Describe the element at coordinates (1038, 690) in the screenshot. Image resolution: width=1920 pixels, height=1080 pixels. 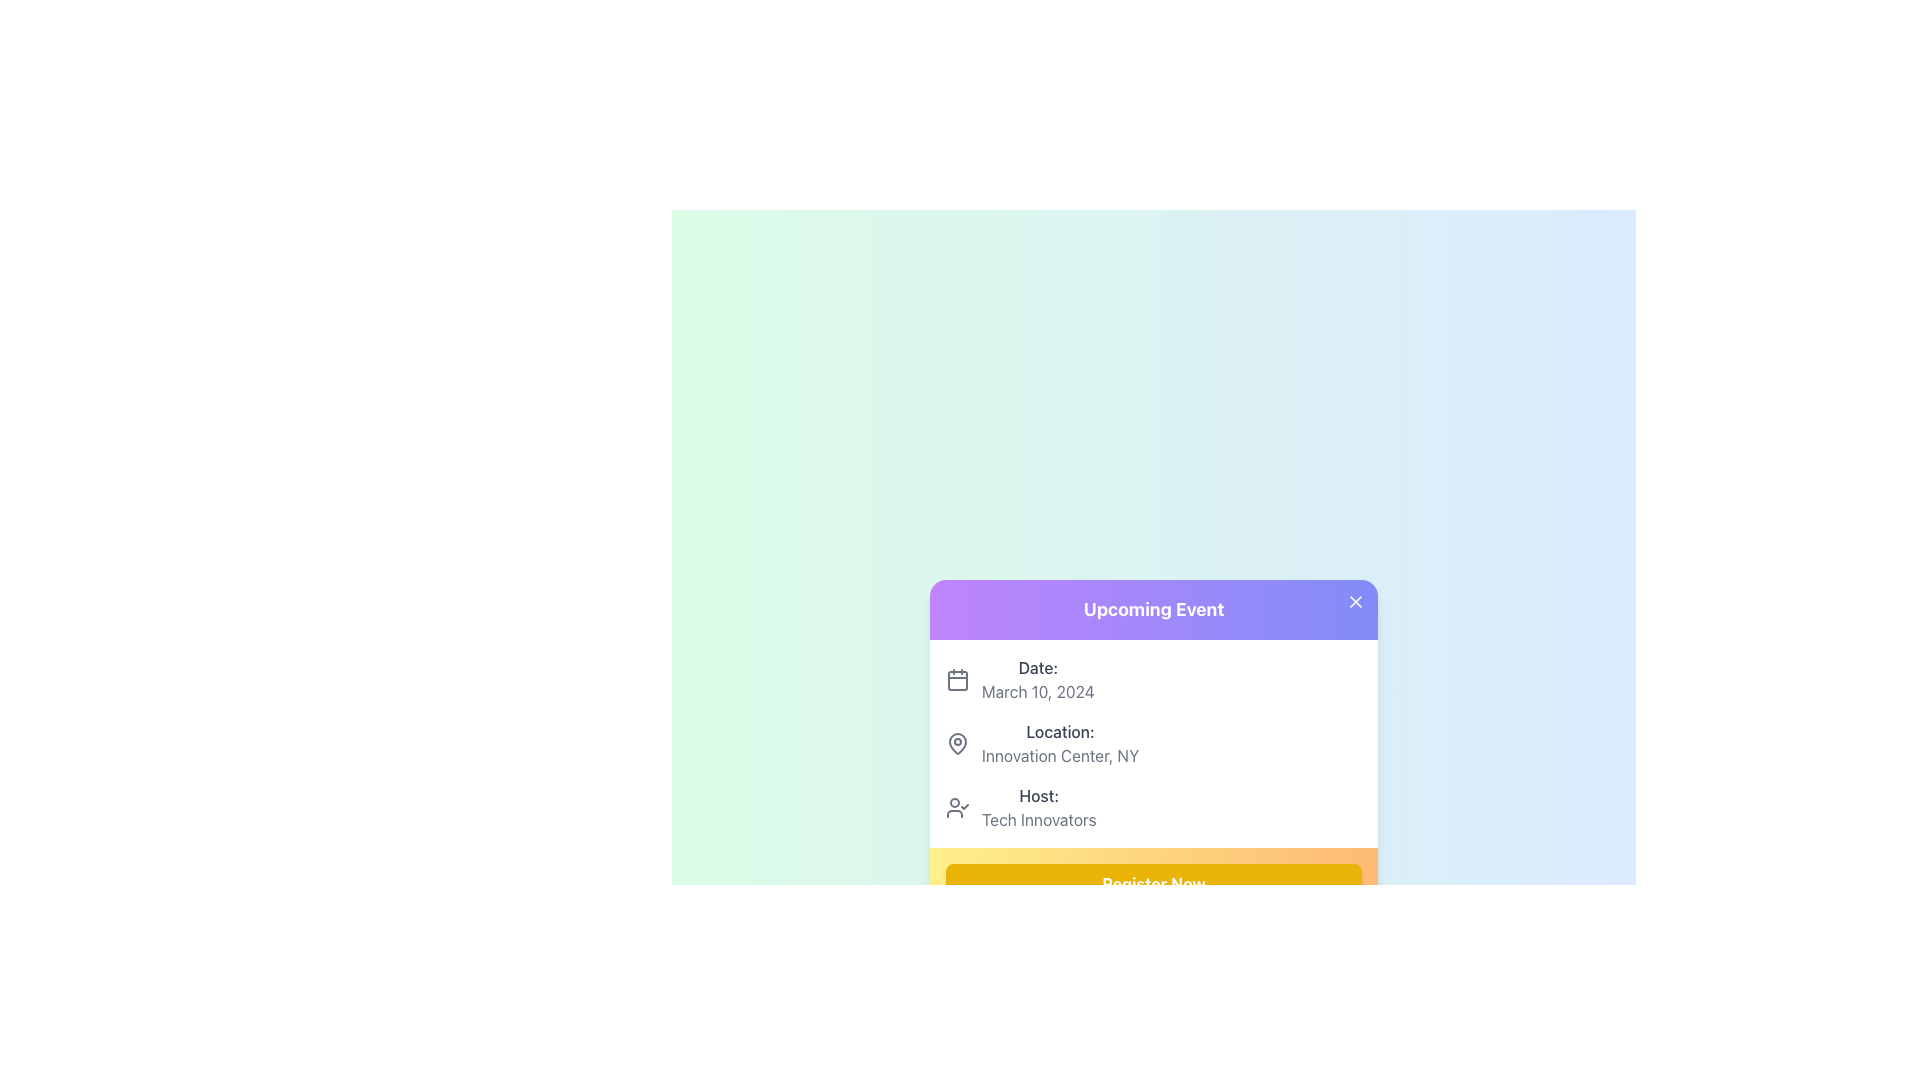
I see `text element displaying 'March 10, 2024' in gray font color, located next to the label 'Date:' in the event details card` at that location.